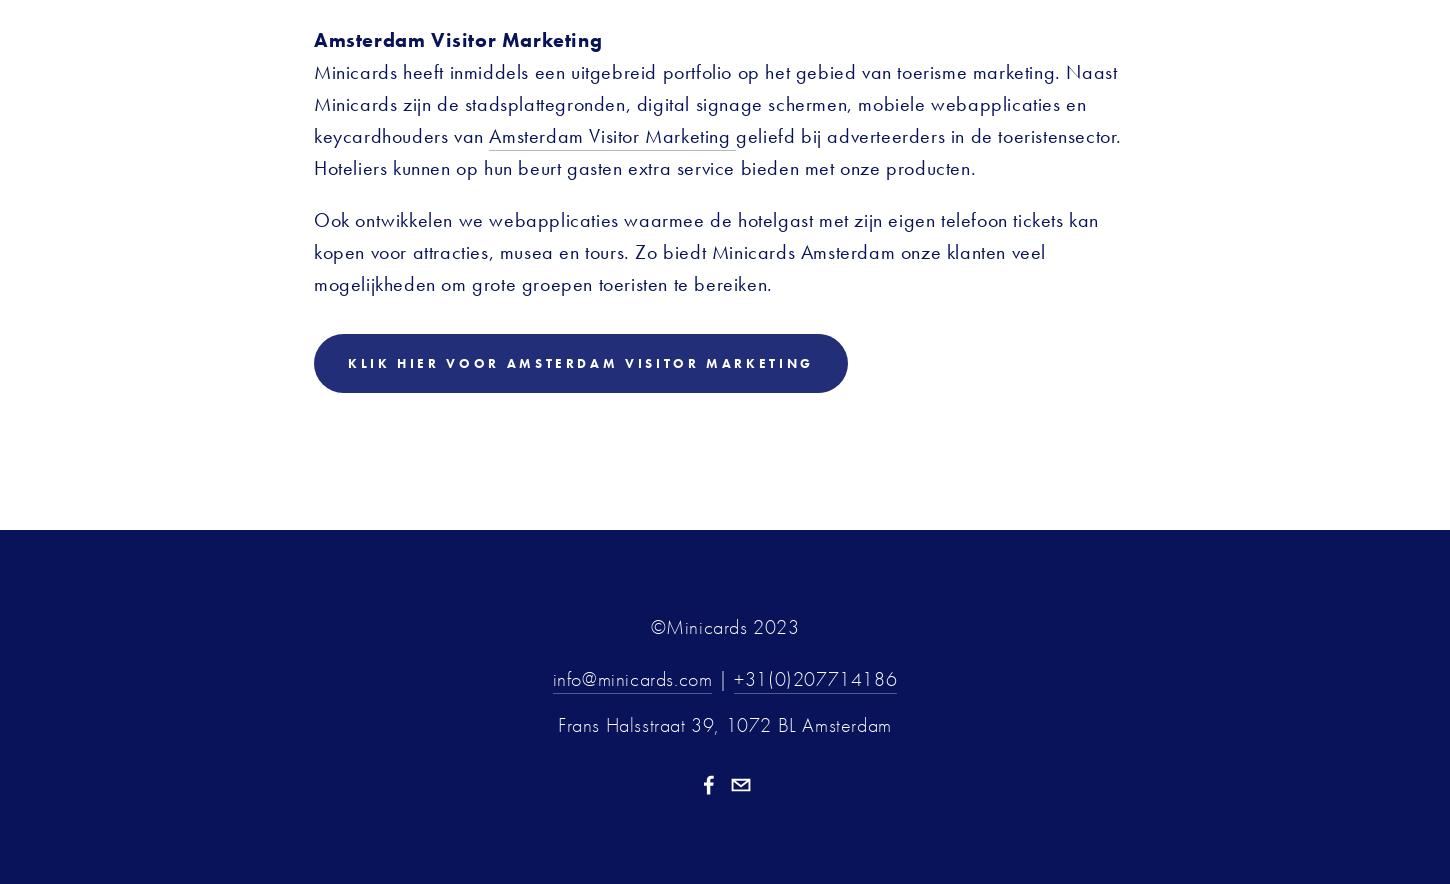 The height and width of the screenshot is (884, 1450). I want to click on 'Minicards heeft inmiddels een uitgebreid portfolio op het gebied van toerisme marketing. Naast Minicards zijn de stadsplattegronden, digital signage schermen, mobiele webapplicaties en keycardhouders van', so click(717, 102).